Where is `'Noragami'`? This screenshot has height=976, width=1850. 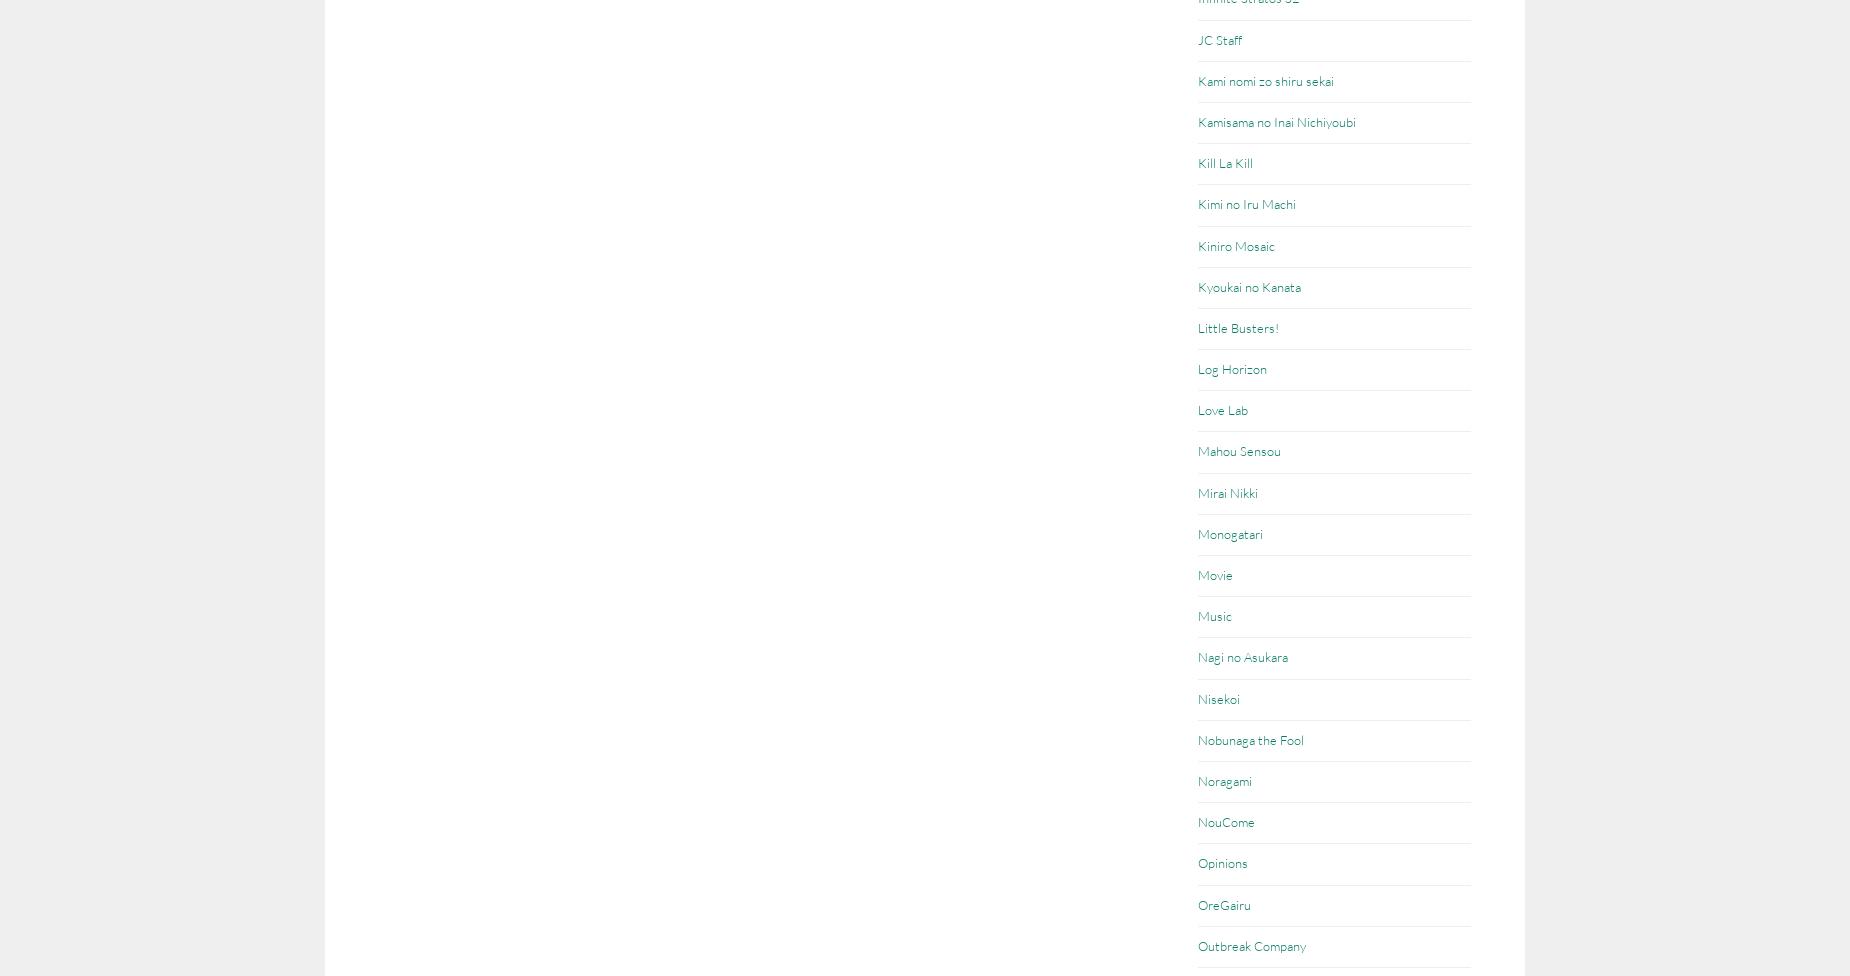
'Noragami' is located at coordinates (1224, 780).